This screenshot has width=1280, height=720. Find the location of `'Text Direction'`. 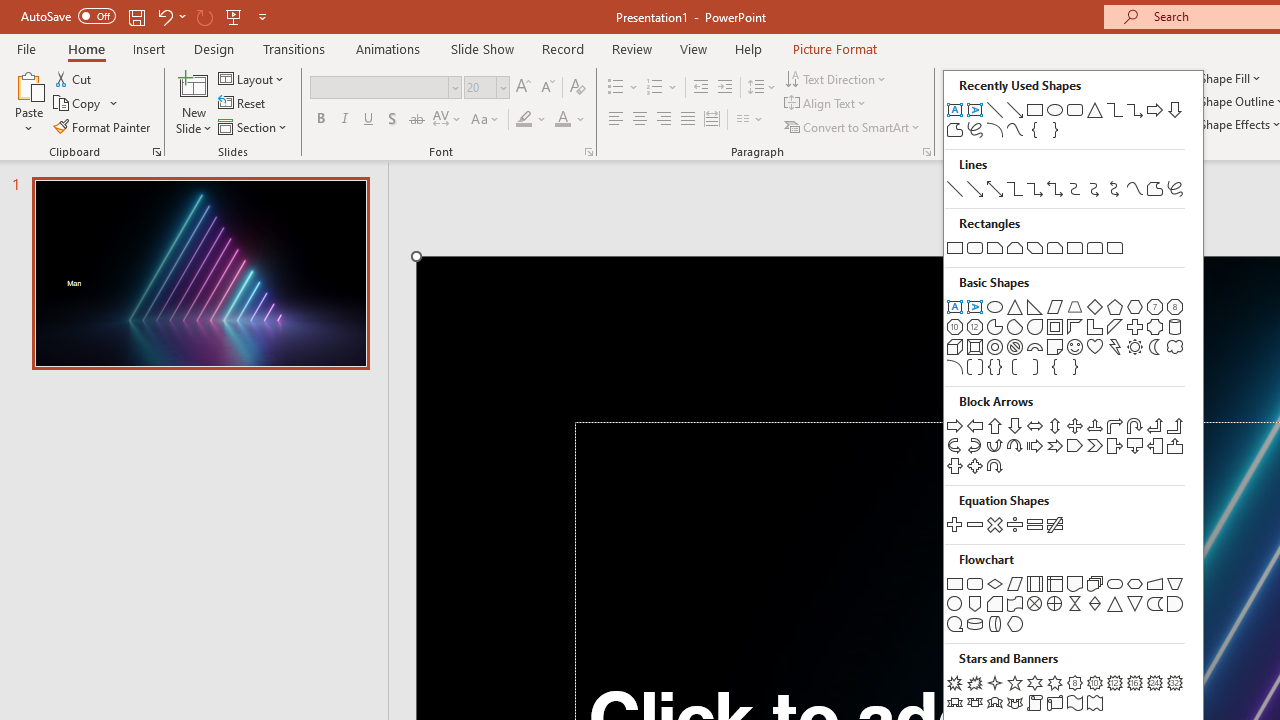

'Text Direction' is located at coordinates (837, 78).